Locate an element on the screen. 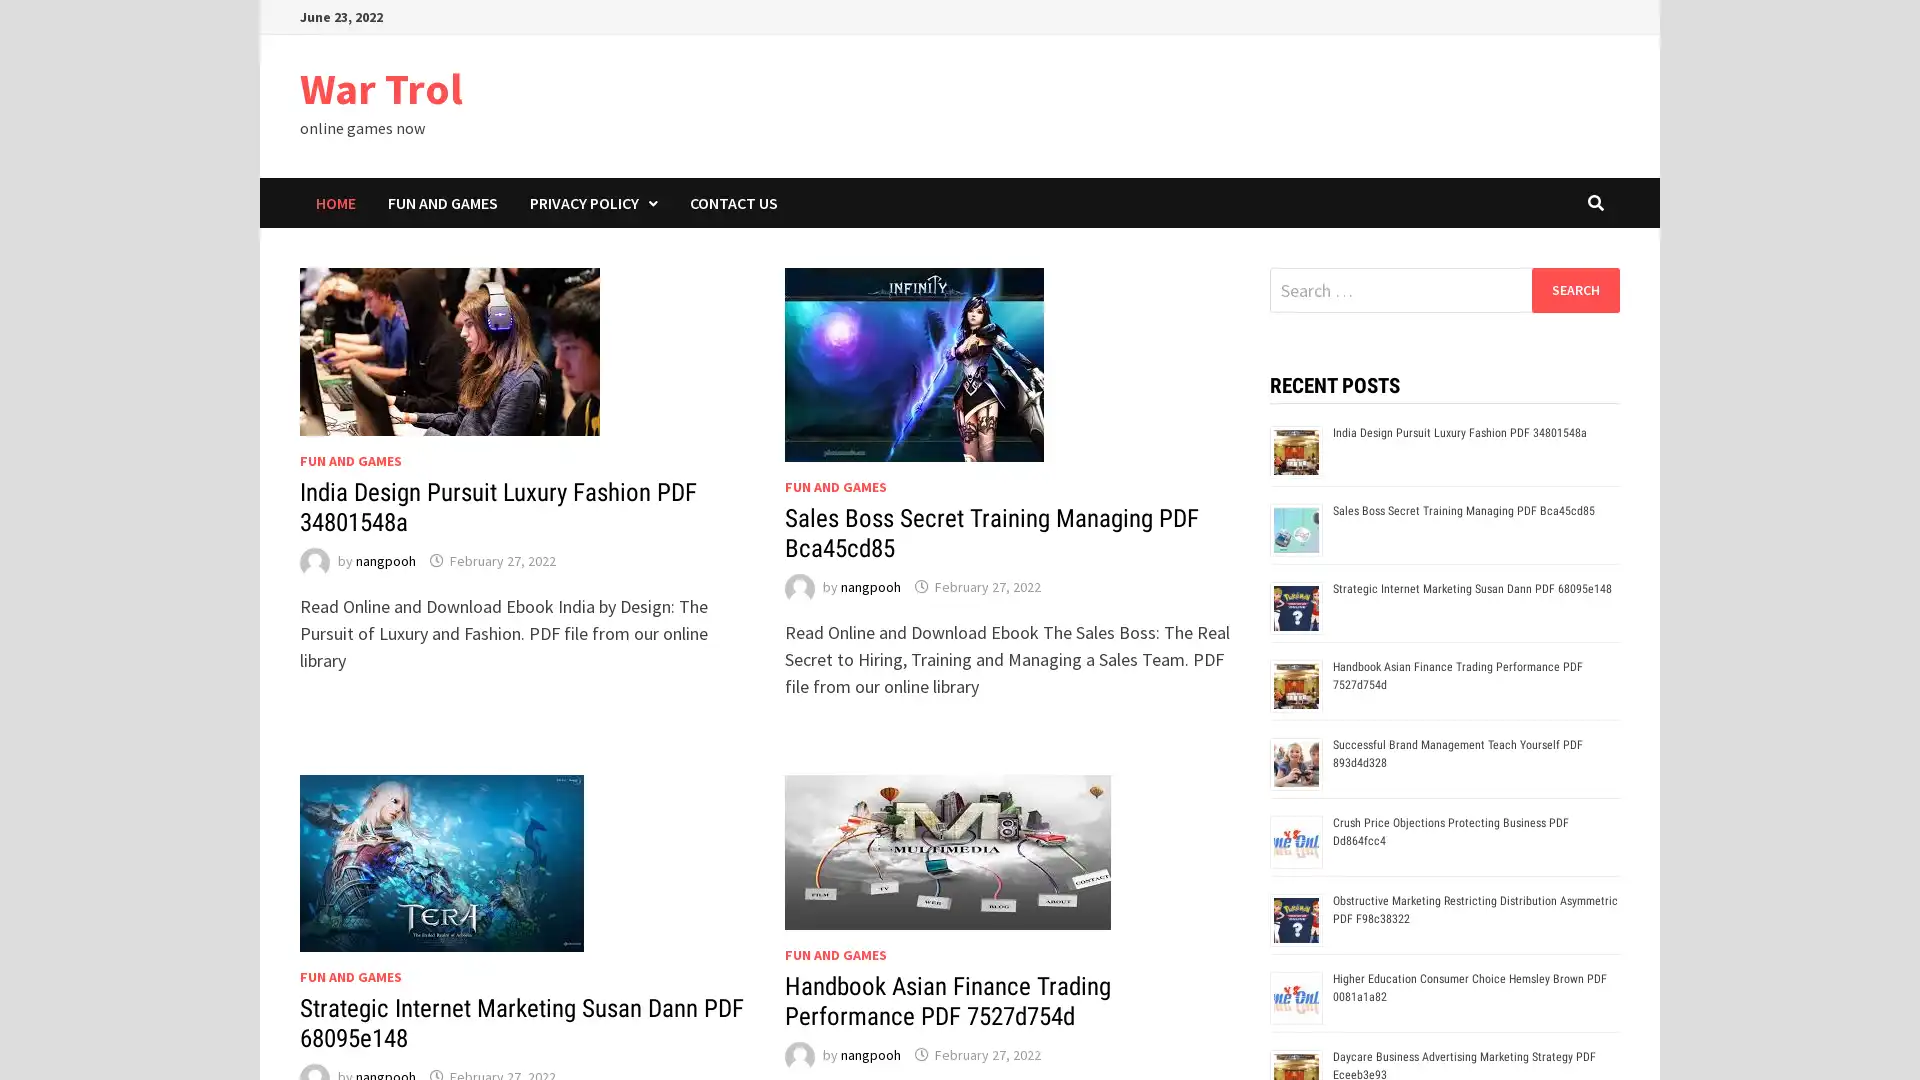  Search is located at coordinates (1574, 289).